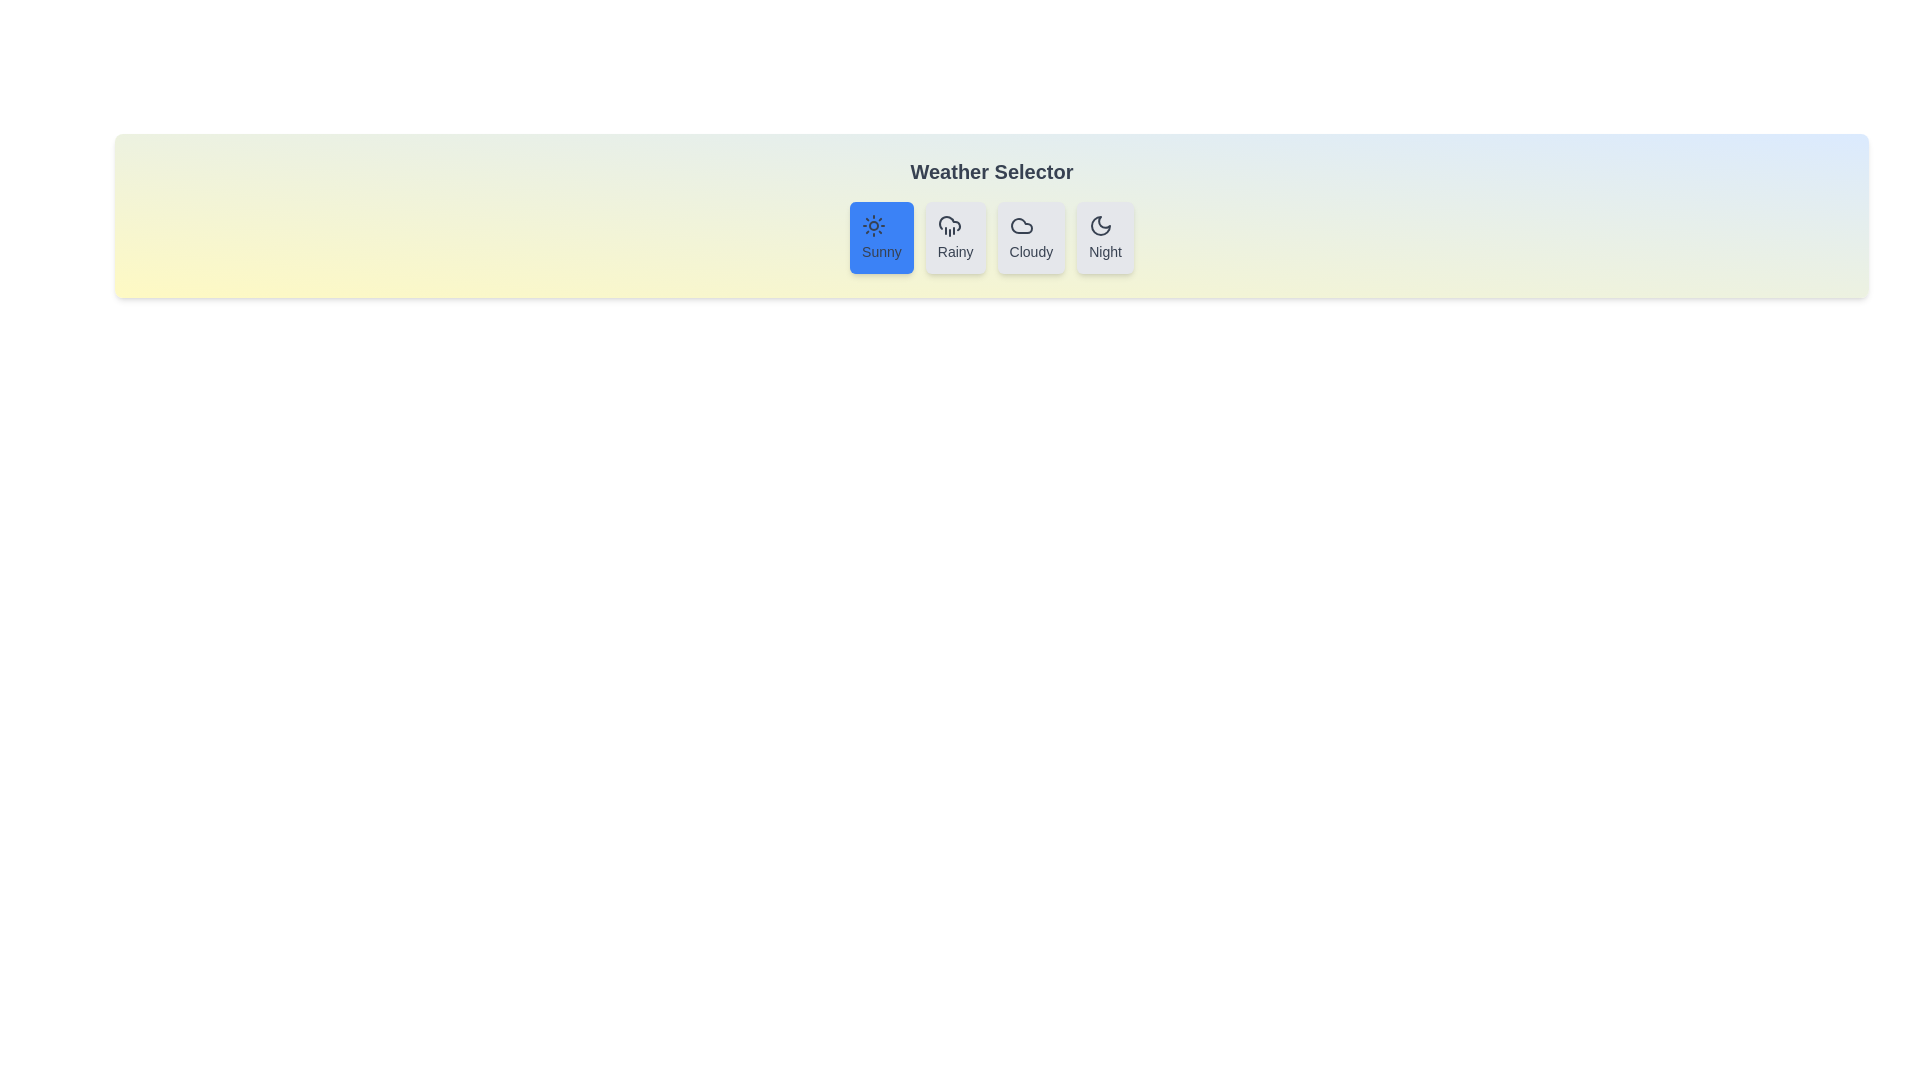 The image size is (1920, 1080). Describe the element at coordinates (1031, 237) in the screenshot. I see `the weather button labeled Cloudy to experience the hover effect` at that location.